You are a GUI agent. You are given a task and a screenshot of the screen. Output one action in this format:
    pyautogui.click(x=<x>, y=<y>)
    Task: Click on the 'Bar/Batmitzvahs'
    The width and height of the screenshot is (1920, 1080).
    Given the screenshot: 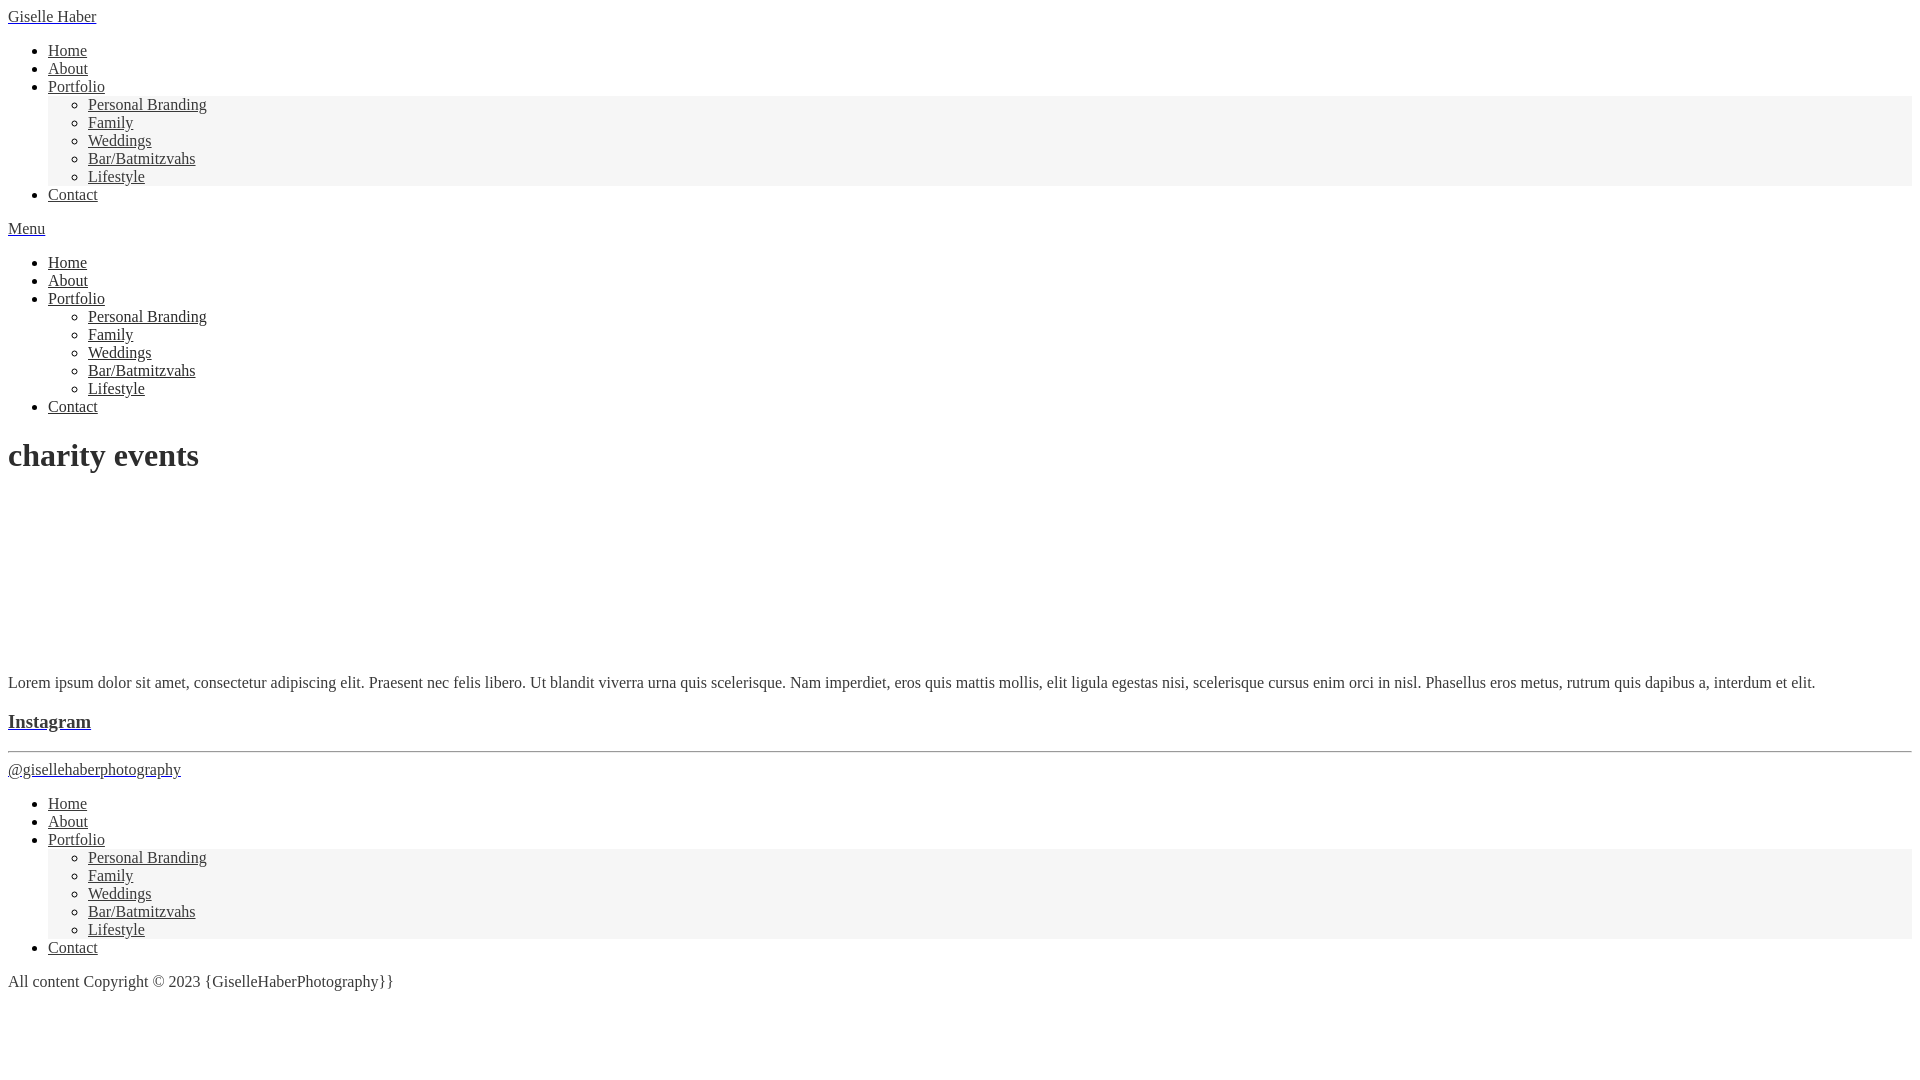 What is the action you would take?
    pyautogui.click(x=141, y=157)
    